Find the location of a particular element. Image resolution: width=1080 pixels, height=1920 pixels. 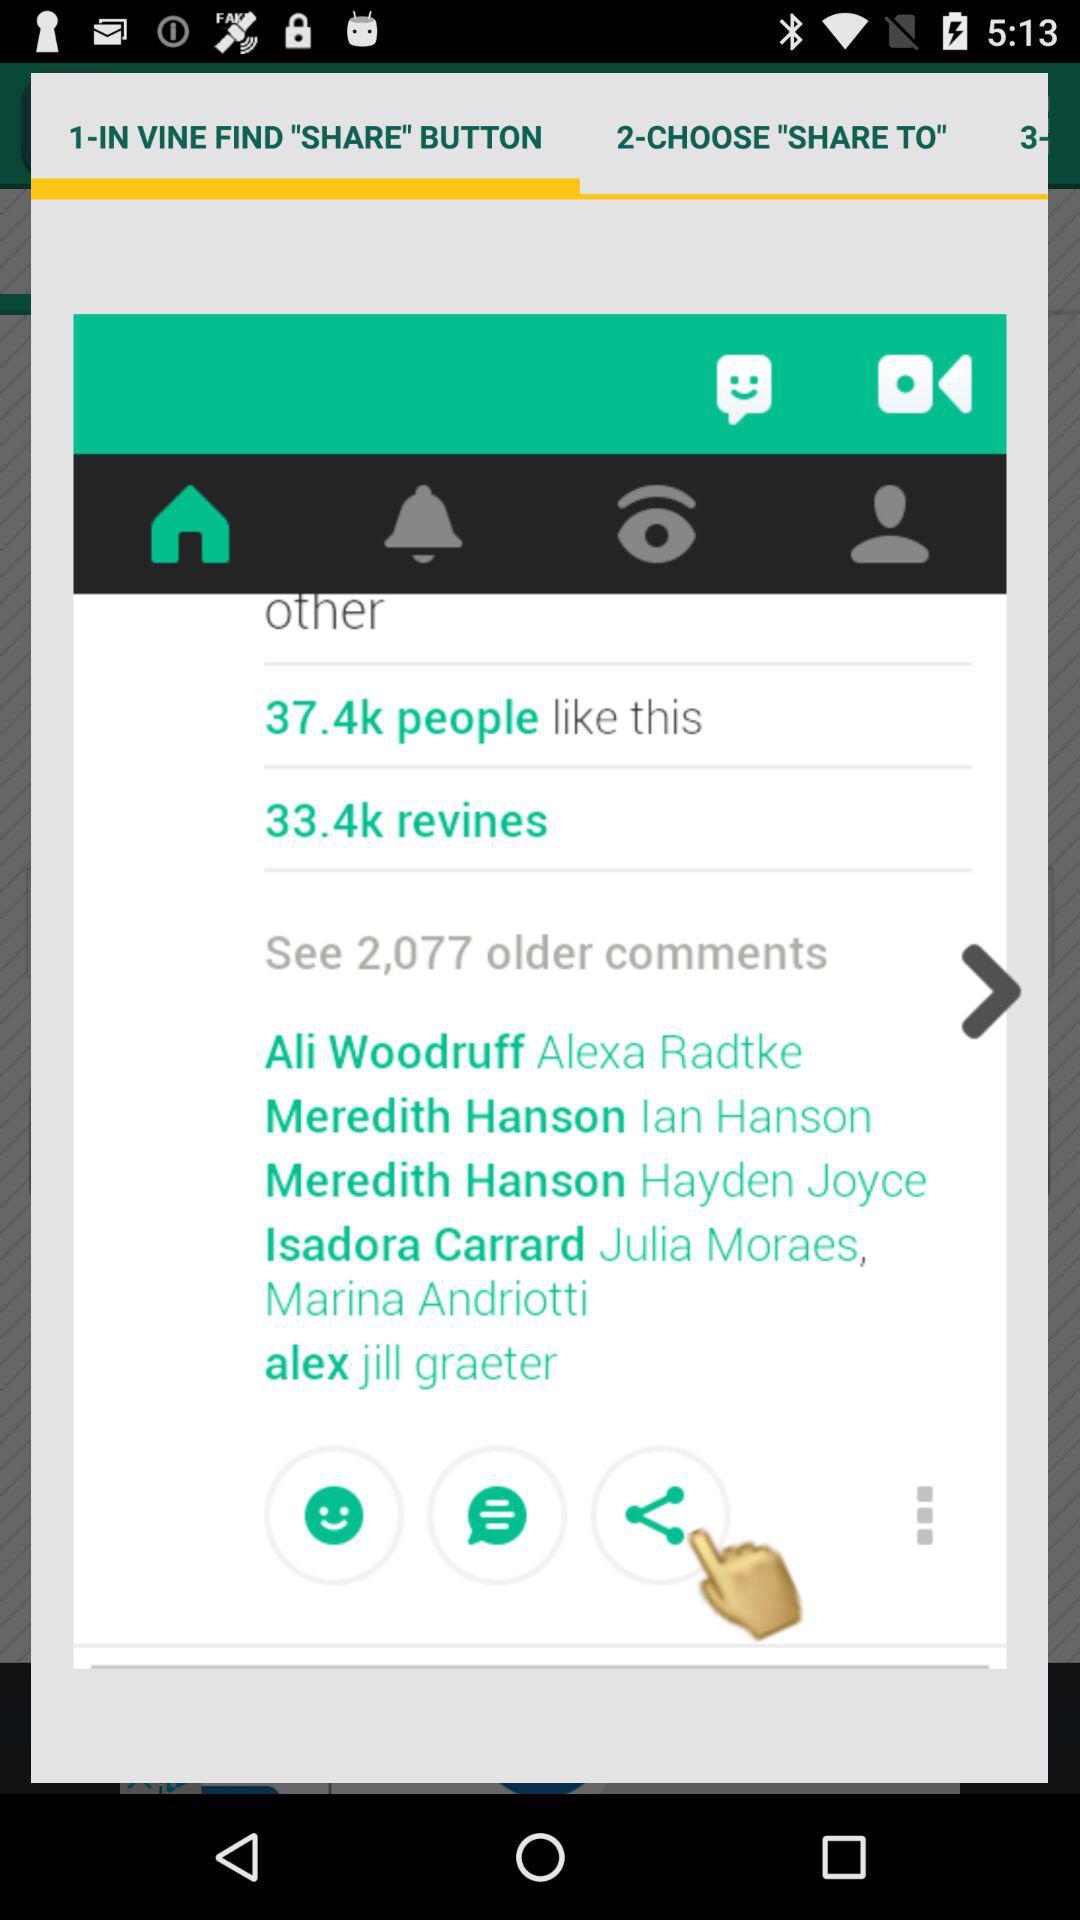

the icon to the right of 2 choose share is located at coordinates (1015, 135).